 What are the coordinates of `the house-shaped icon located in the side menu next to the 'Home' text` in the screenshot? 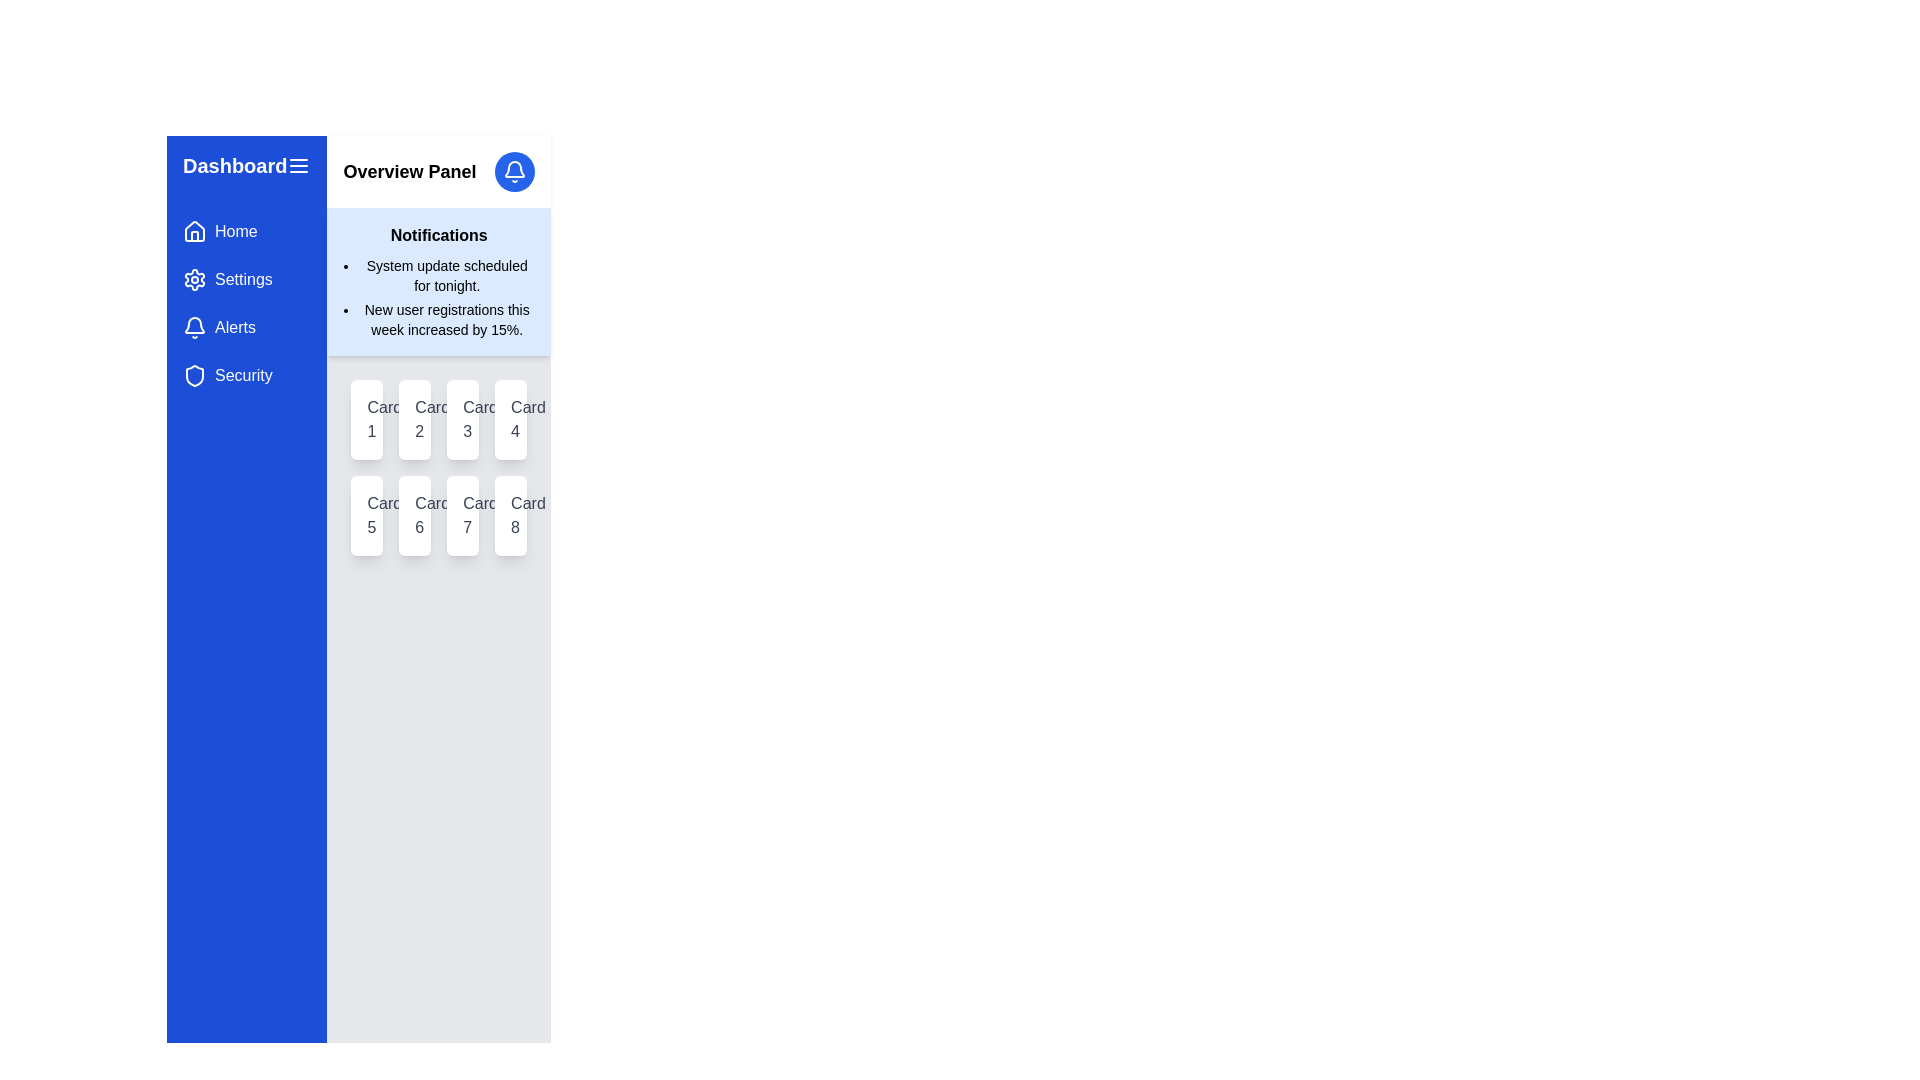 It's located at (195, 230).